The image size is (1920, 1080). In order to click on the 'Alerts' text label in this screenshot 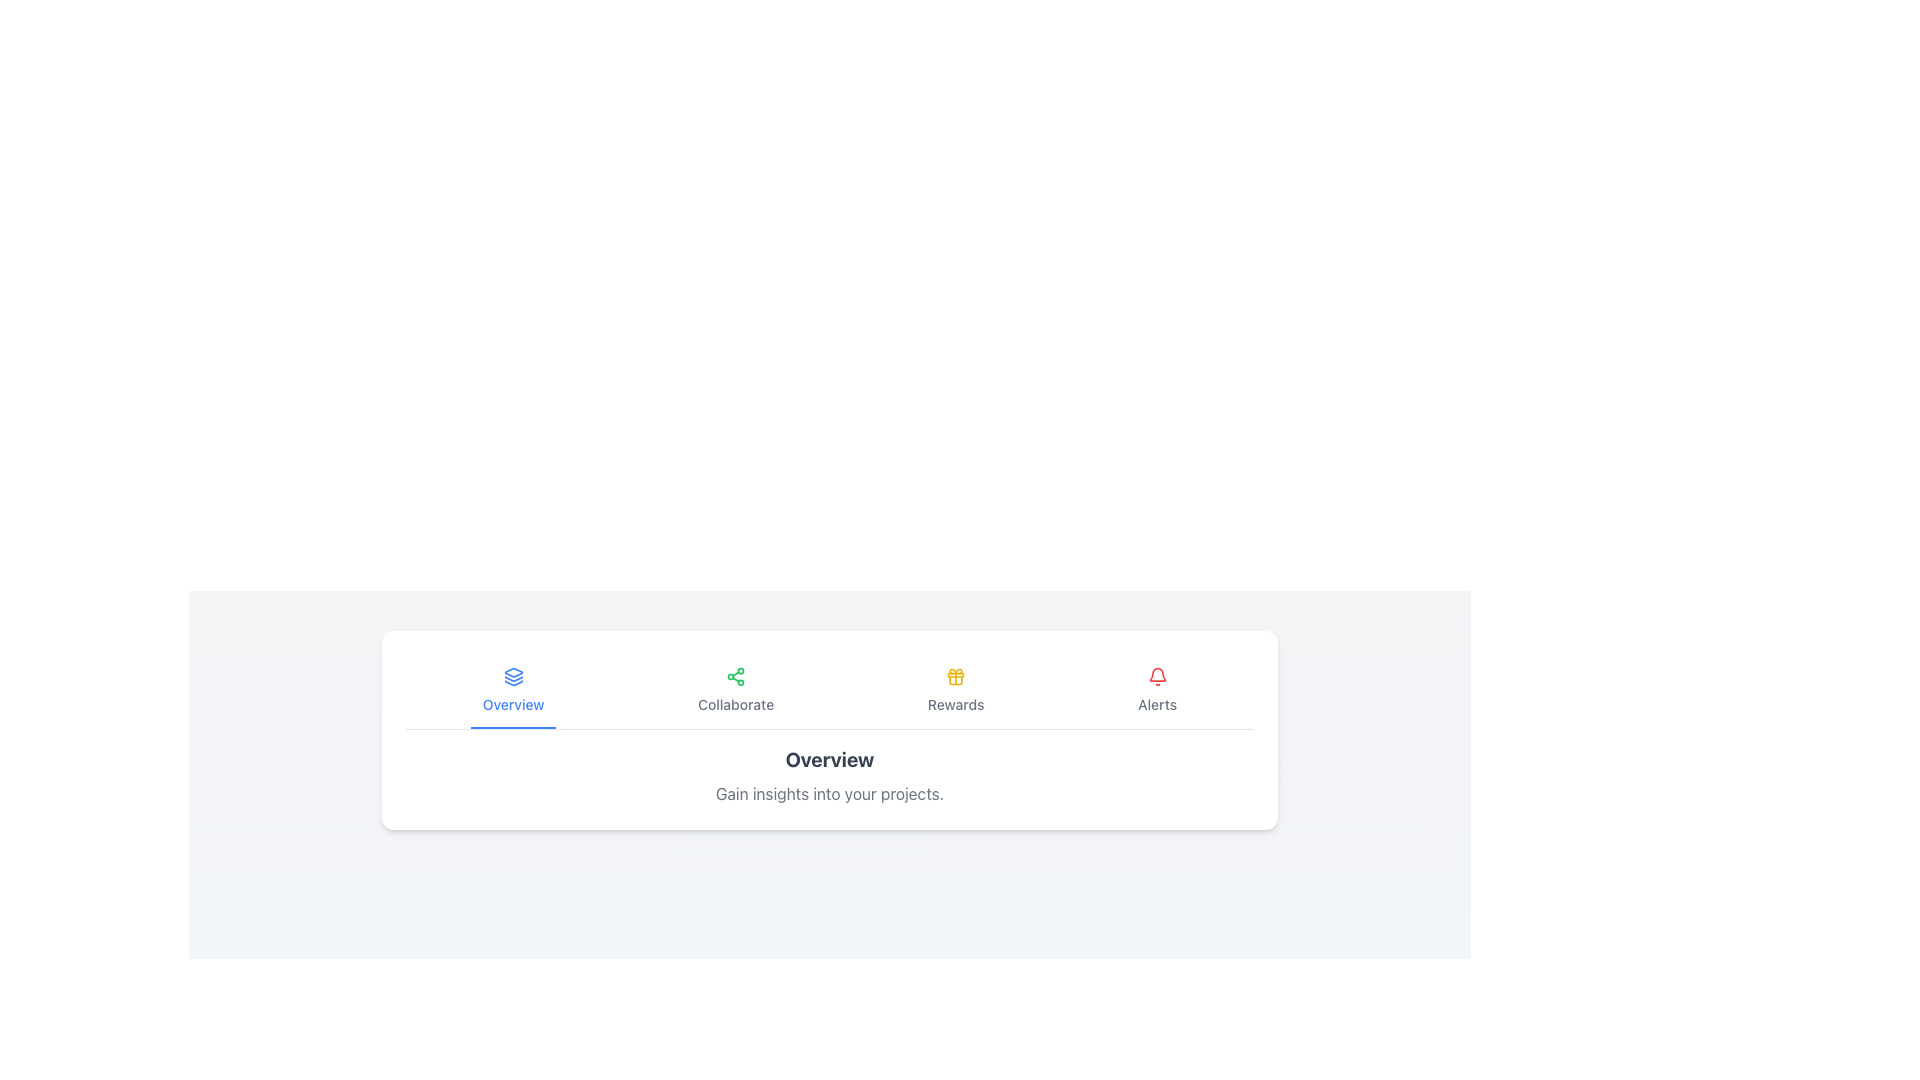, I will do `click(1157, 704)`.